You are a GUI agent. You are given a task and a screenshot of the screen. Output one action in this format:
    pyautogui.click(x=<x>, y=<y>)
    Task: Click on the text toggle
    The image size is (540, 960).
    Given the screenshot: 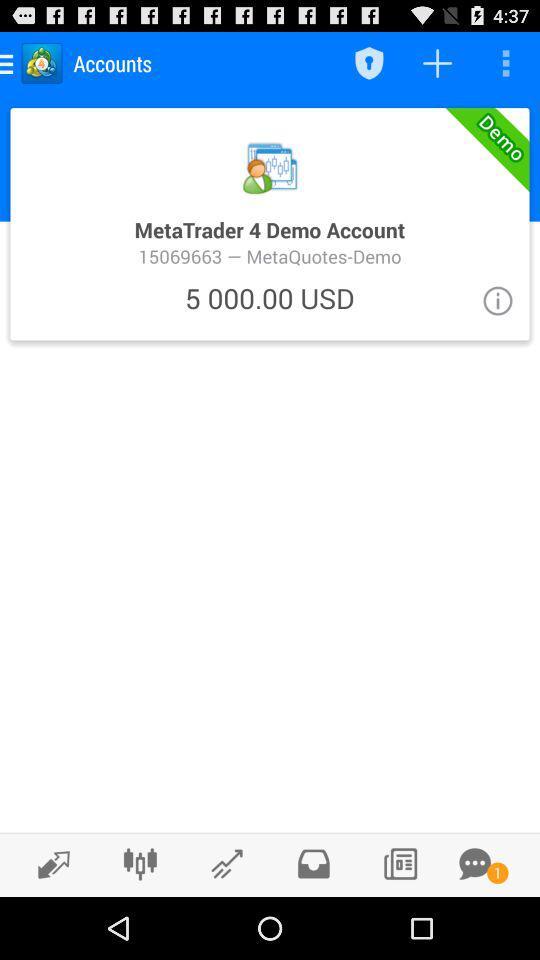 What is the action you would take?
    pyautogui.click(x=474, y=863)
    